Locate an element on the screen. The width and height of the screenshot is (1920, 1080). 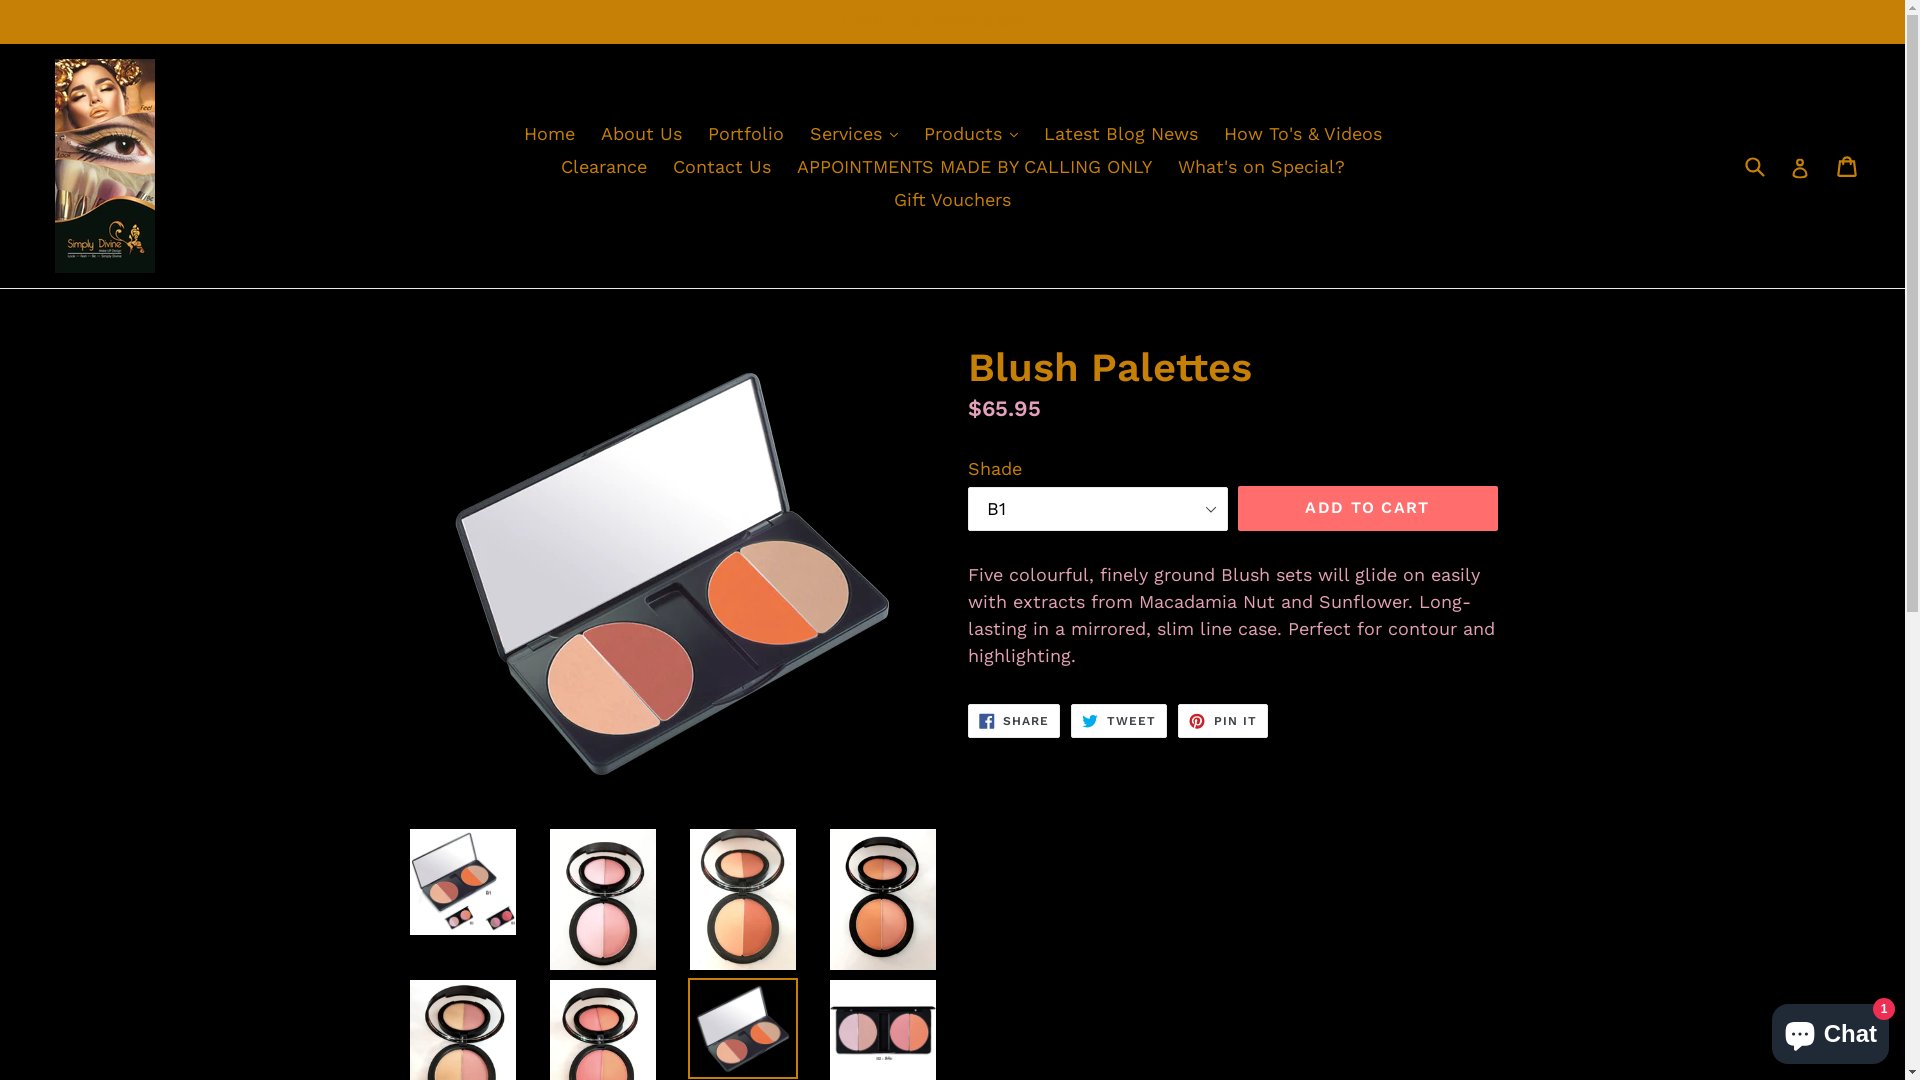
'About Us' is located at coordinates (589, 132).